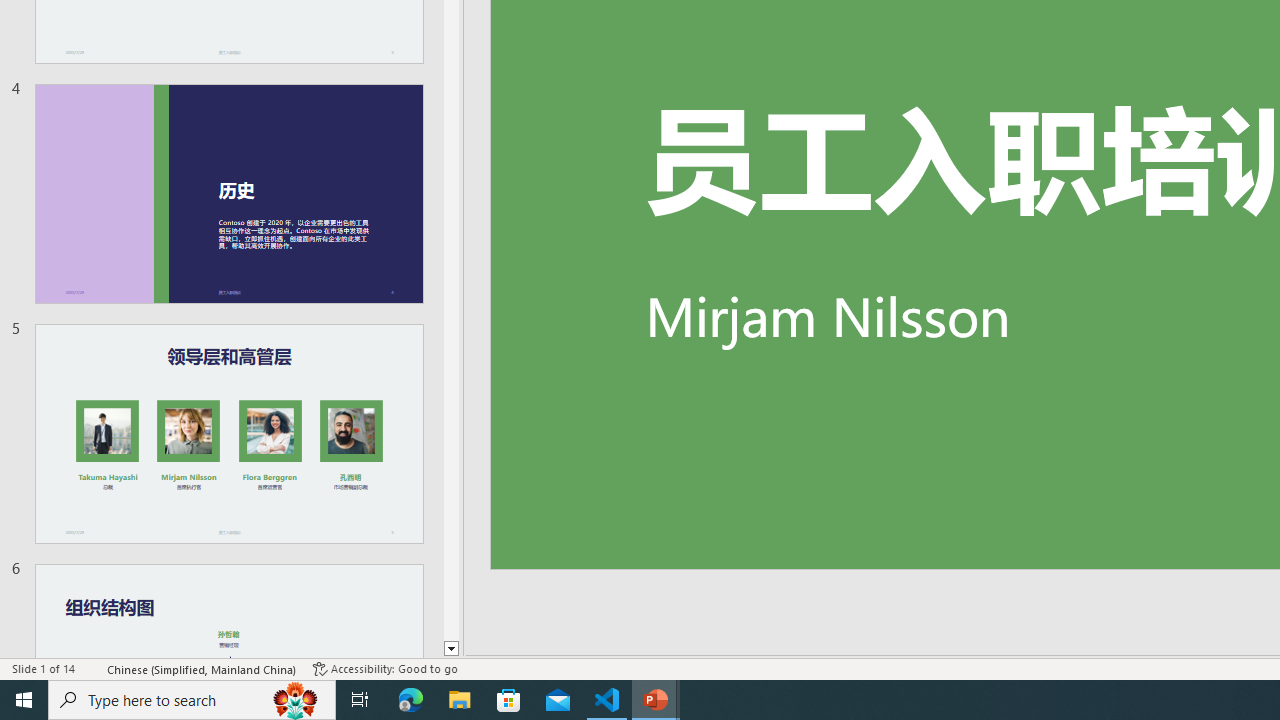 This screenshot has height=720, width=1280. What do you see at coordinates (410, 698) in the screenshot?
I see `'Microsoft Edge'` at bounding box center [410, 698].